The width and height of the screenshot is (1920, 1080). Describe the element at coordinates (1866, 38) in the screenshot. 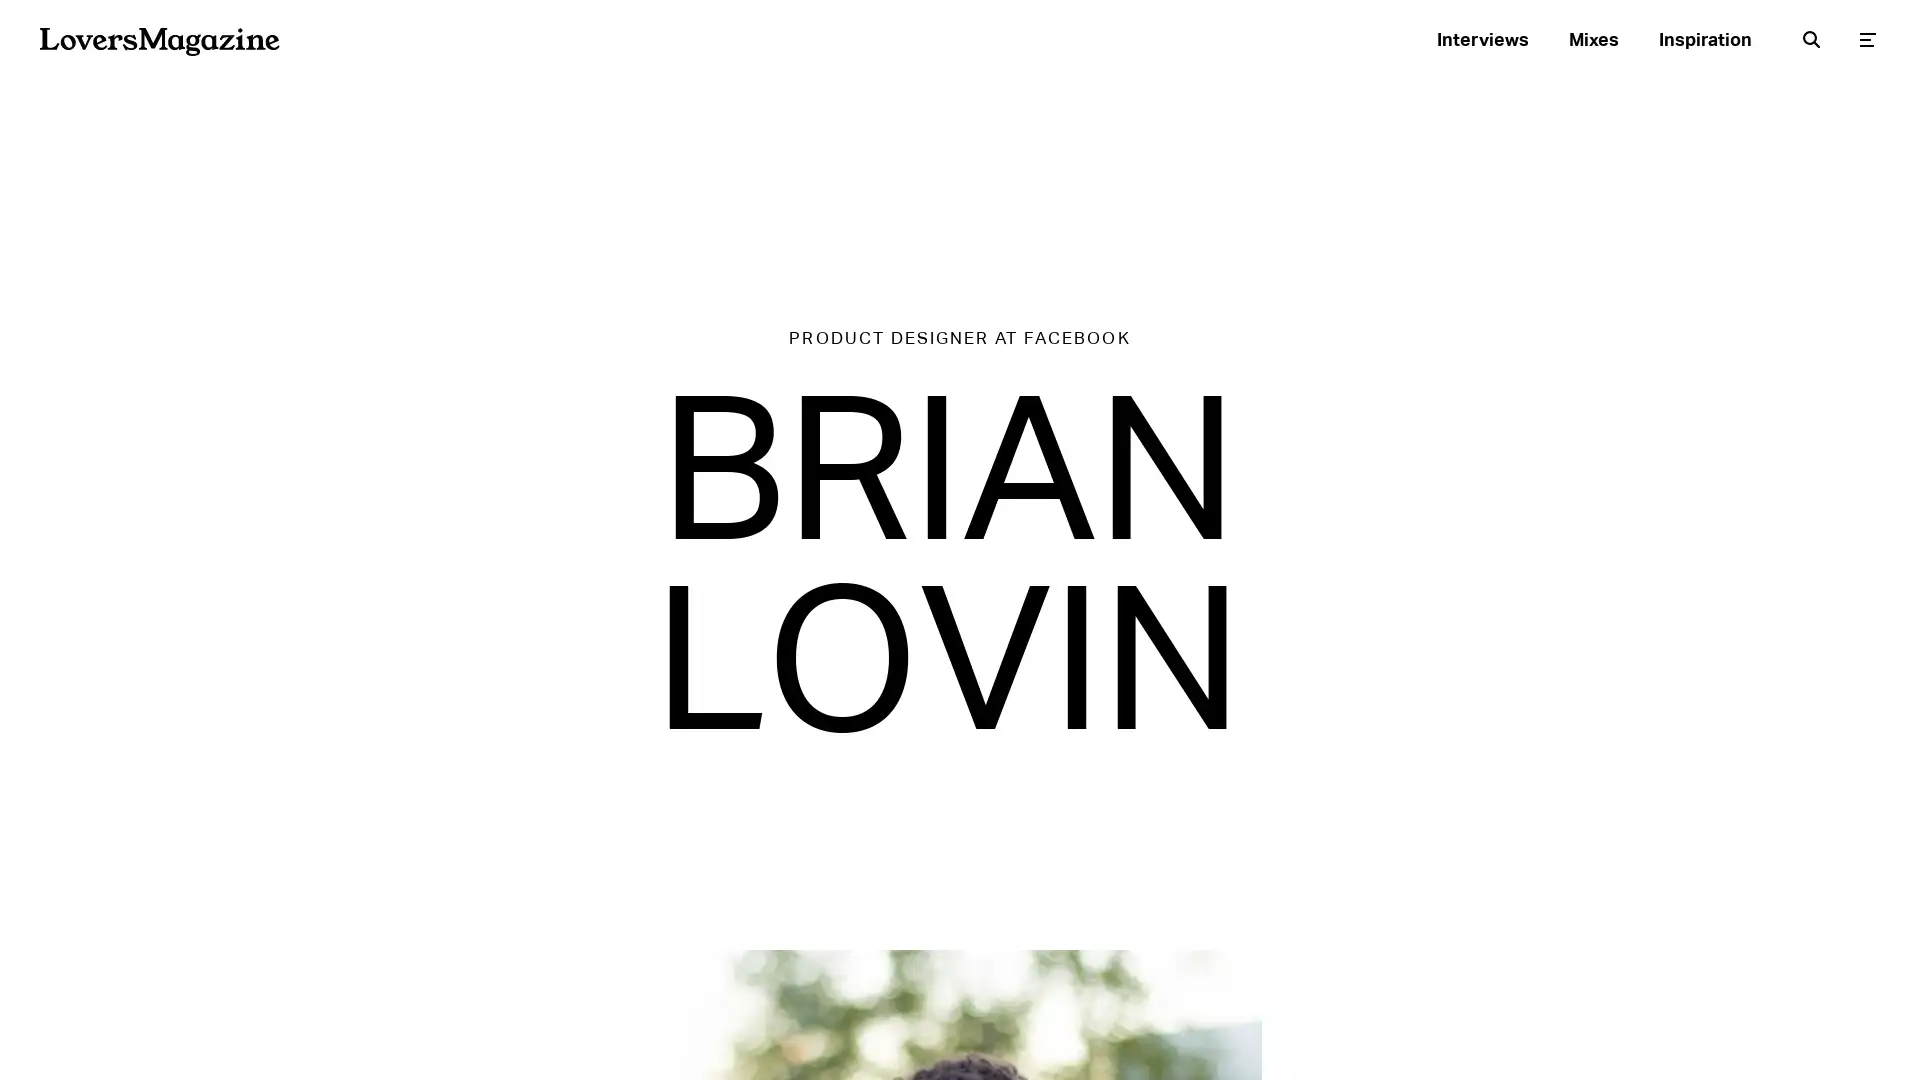

I see `Open Navigation` at that location.